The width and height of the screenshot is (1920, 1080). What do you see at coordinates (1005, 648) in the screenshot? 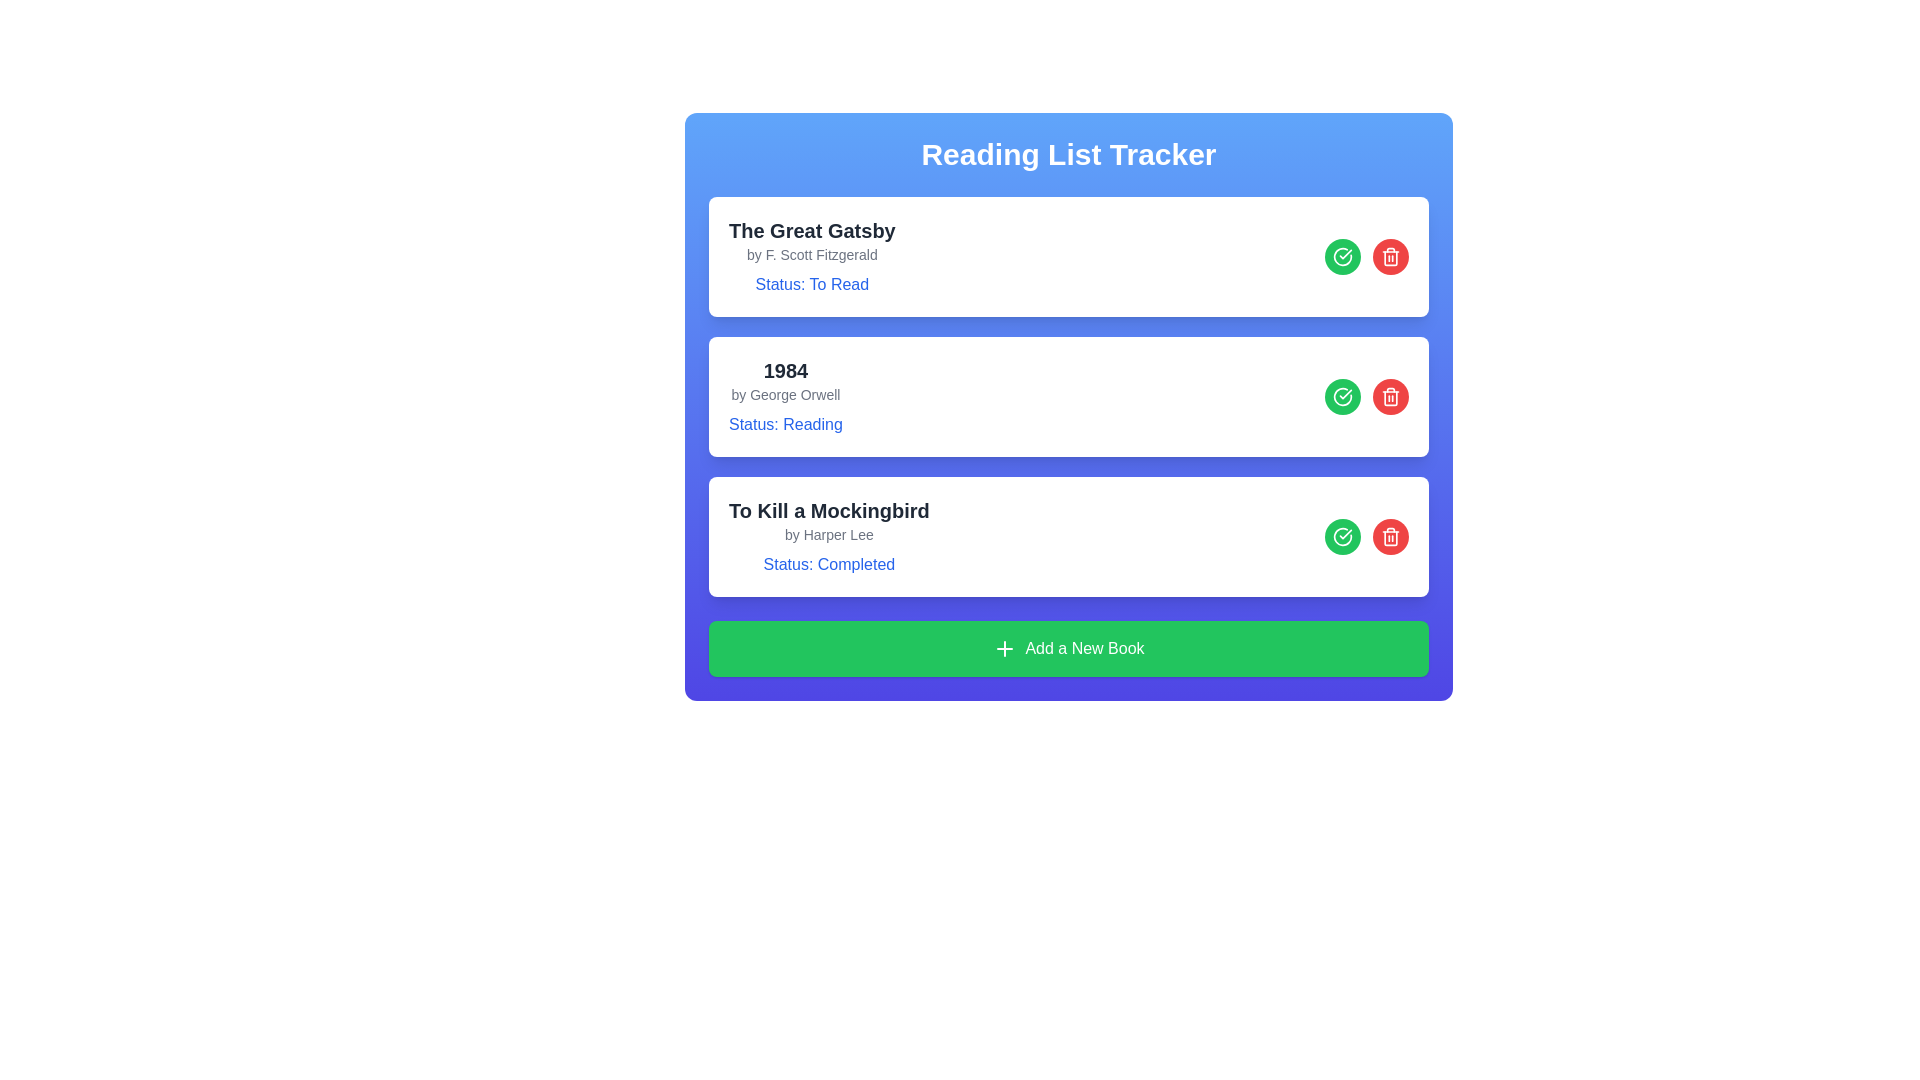
I see `the small plus icon within the green button labeled 'Add a New Book' for potential icon-specific feedback` at bounding box center [1005, 648].